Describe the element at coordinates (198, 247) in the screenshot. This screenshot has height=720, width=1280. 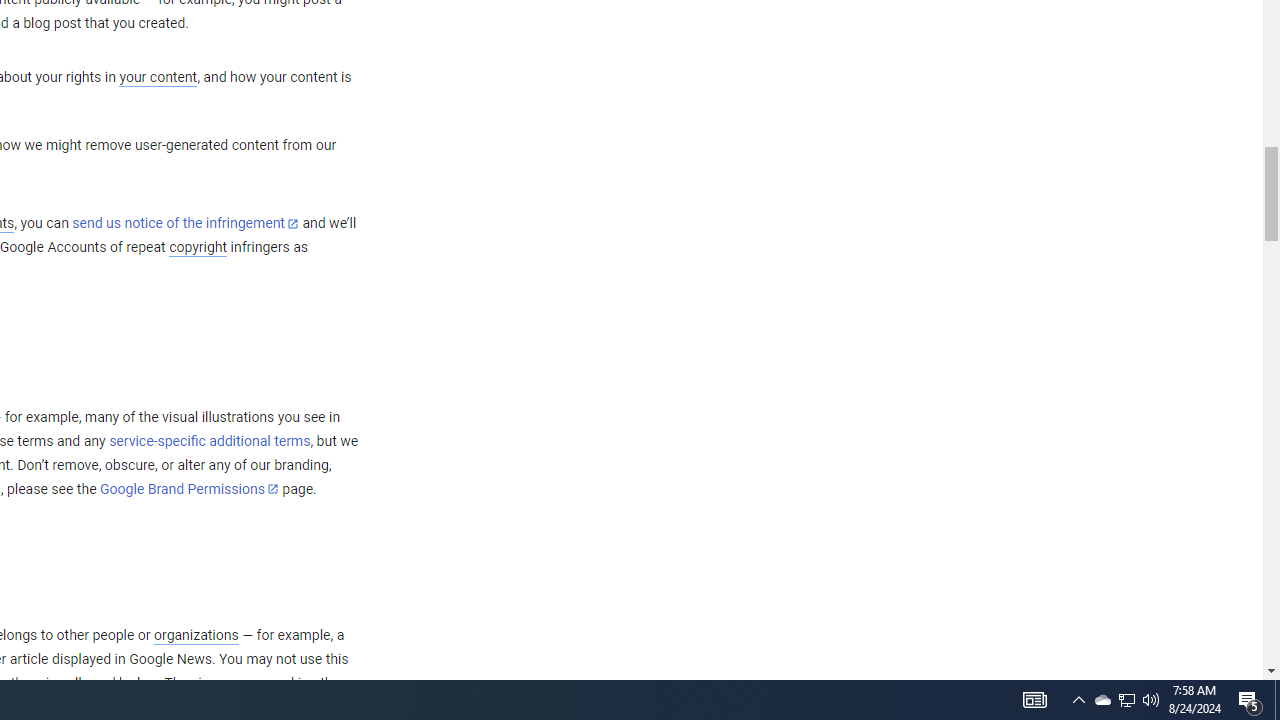
I see `'copyright'` at that location.